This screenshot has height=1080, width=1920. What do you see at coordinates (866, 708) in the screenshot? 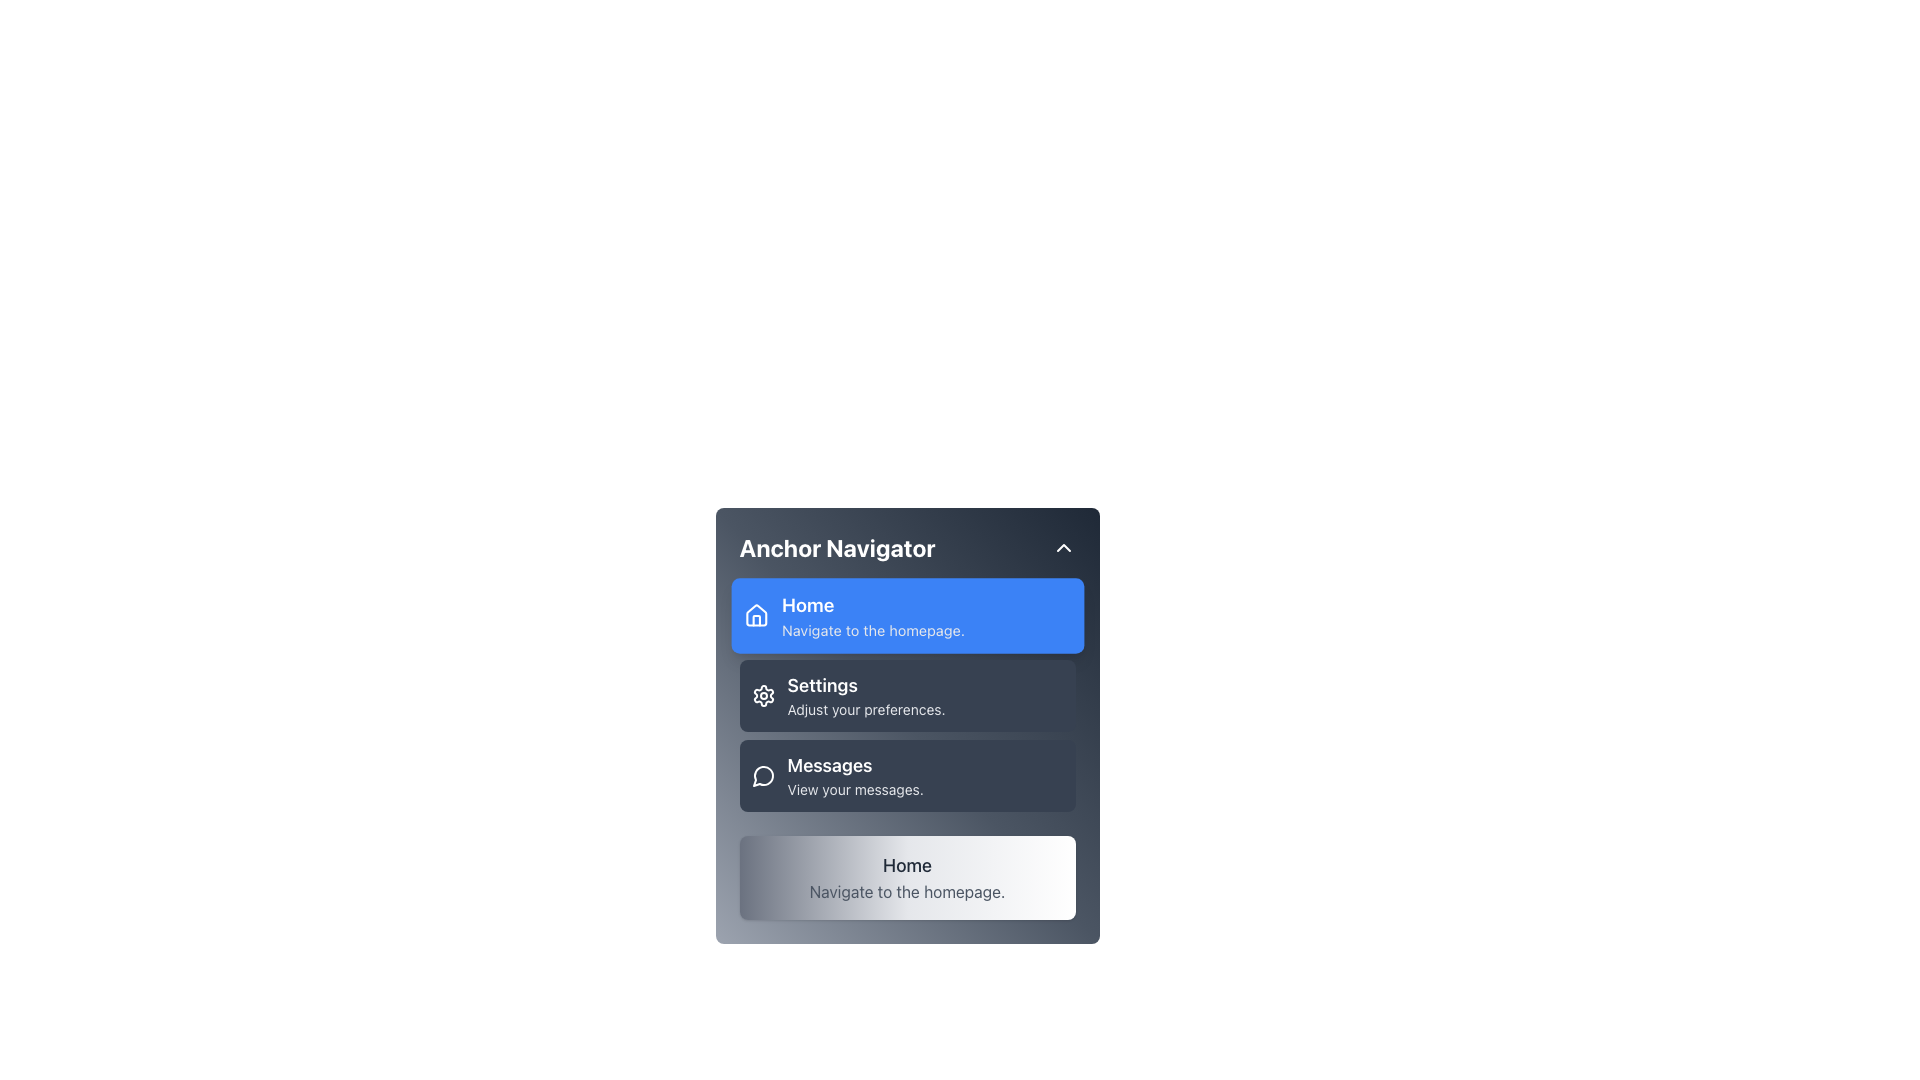
I see `text label 'Adjust your preferences.' located in the 'Settings' section, which is presented in a small gray font below the main heading 'Settings'` at bounding box center [866, 708].